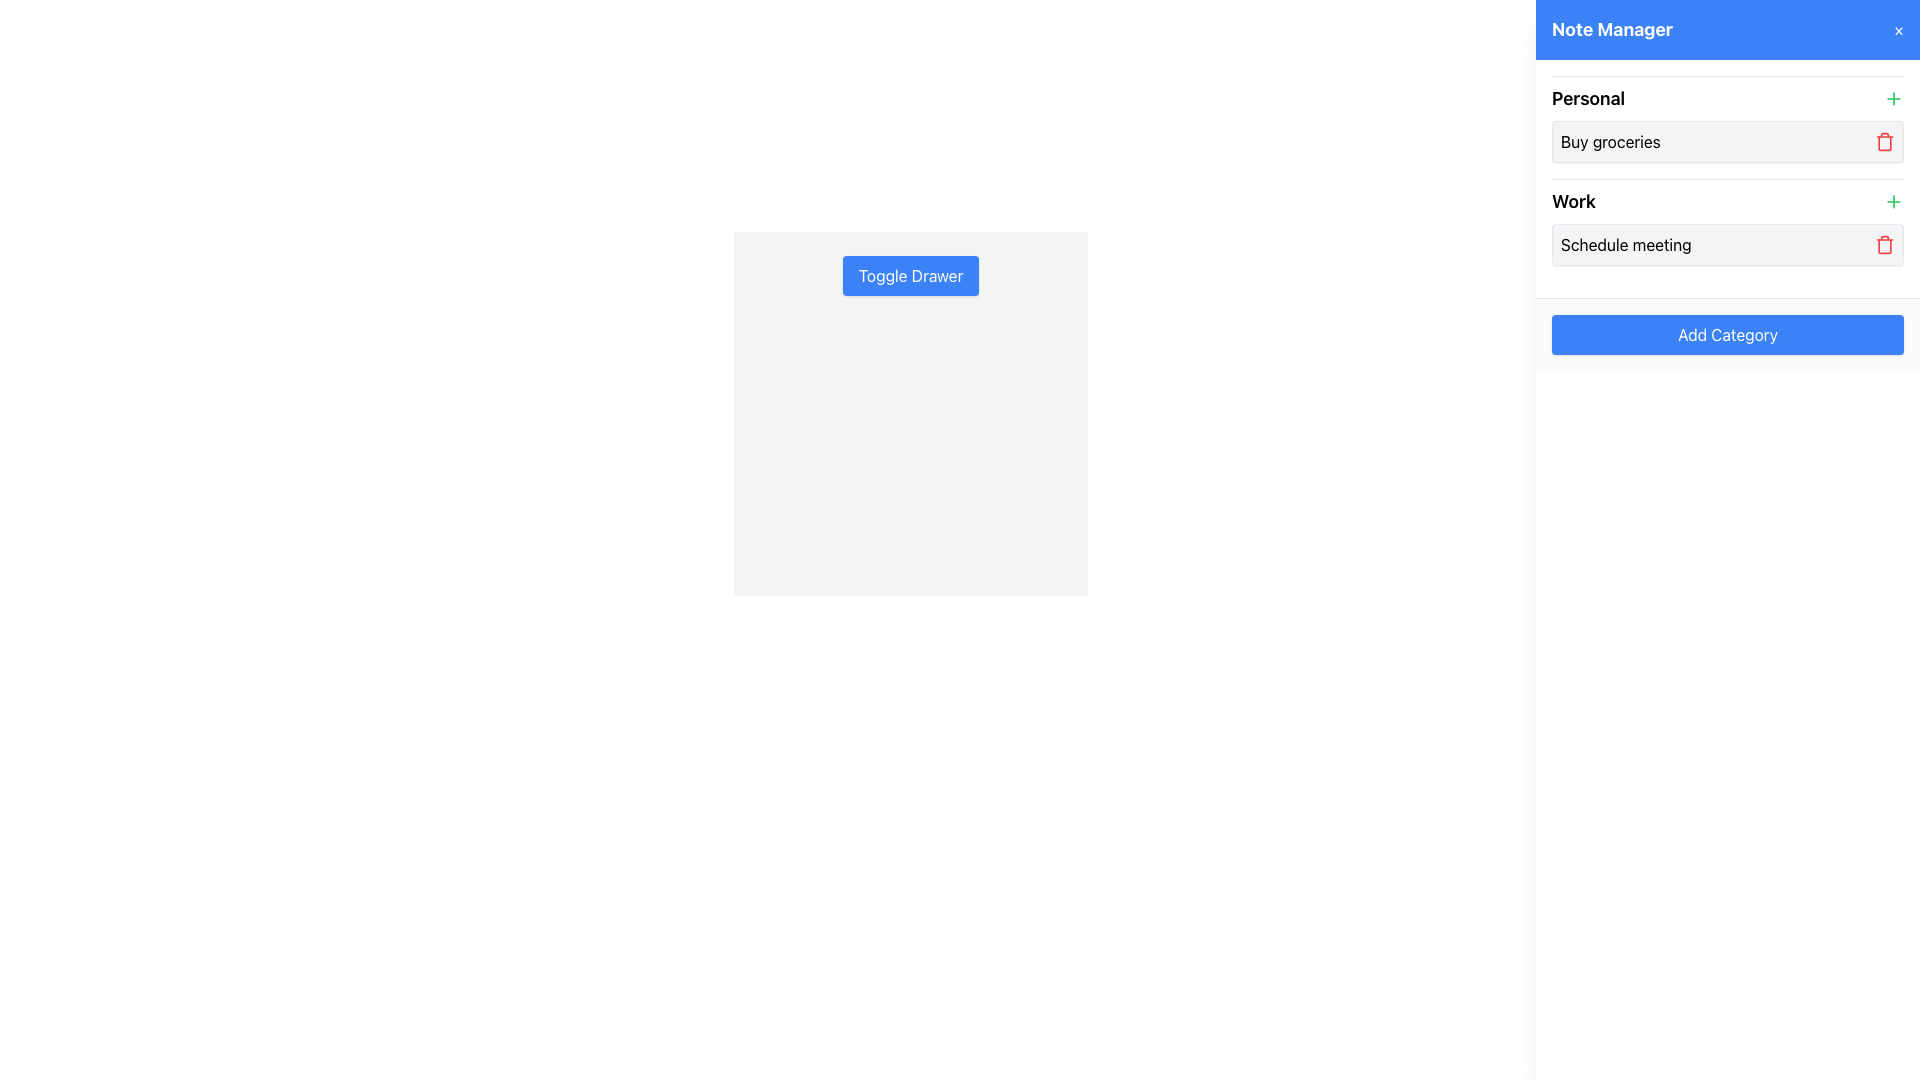 This screenshot has width=1920, height=1080. What do you see at coordinates (1884, 141) in the screenshot?
I see `the red delete icon button adjacent to the 'Buy groceries' task label in the 'Note Manager' interface` at bounding box center [1884, 141].